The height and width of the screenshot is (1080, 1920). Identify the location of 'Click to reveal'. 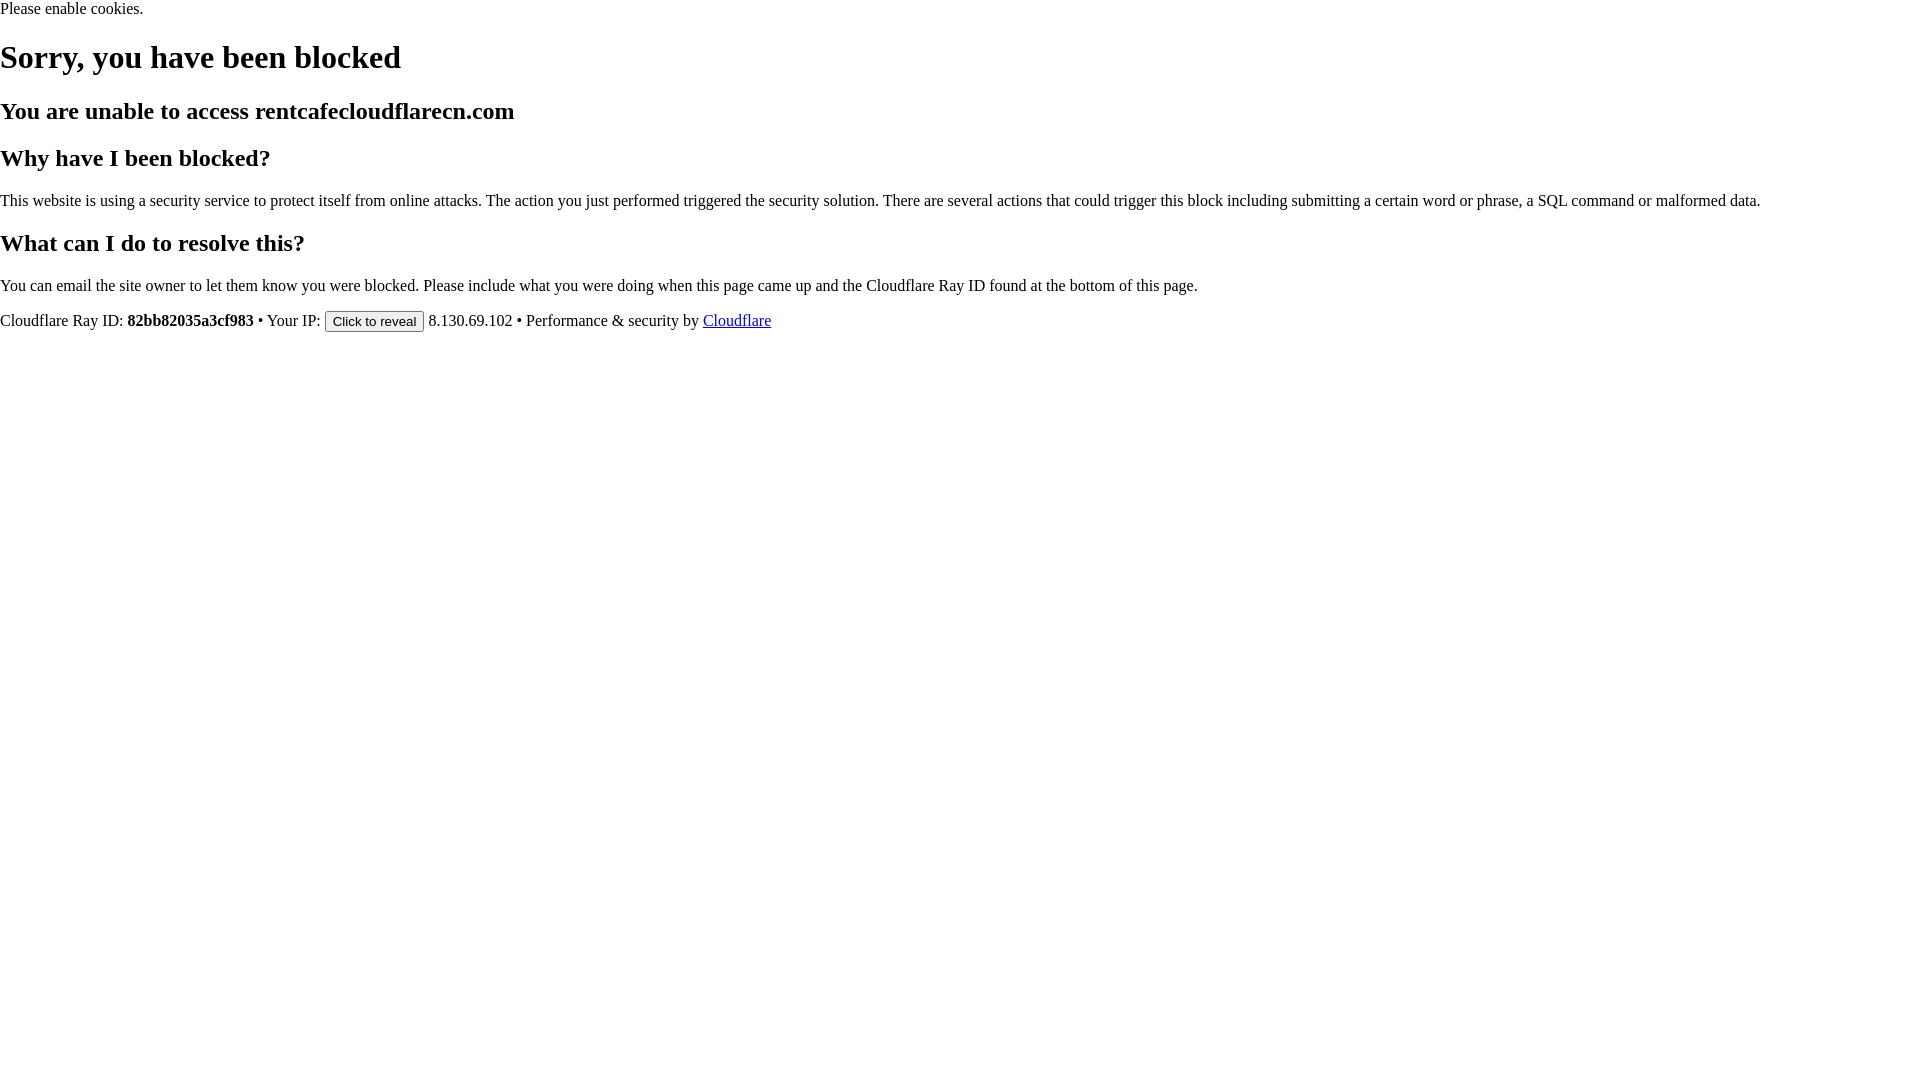
(374, 319).